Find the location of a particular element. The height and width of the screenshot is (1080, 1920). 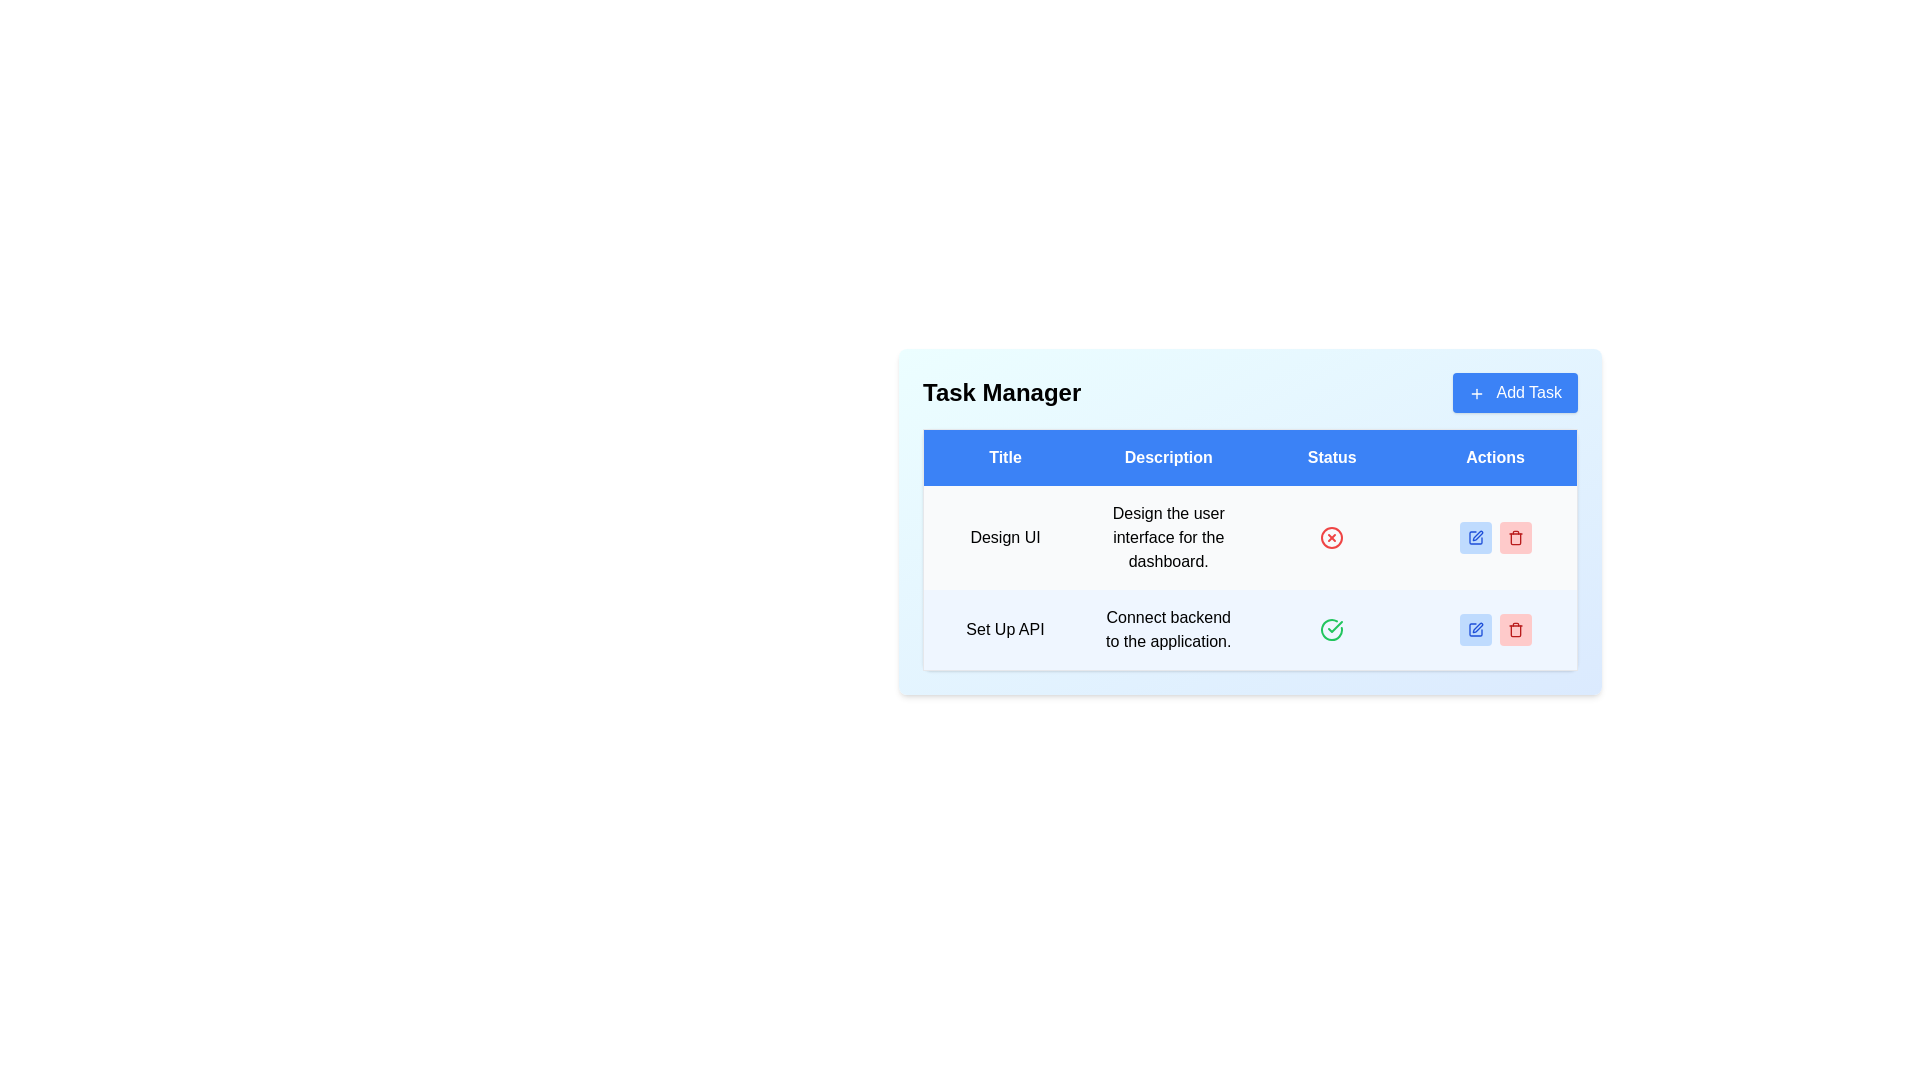

the editable icon in the 'Actions' column of the 'Set Up API' task row is located at coordinates (1475, 628).